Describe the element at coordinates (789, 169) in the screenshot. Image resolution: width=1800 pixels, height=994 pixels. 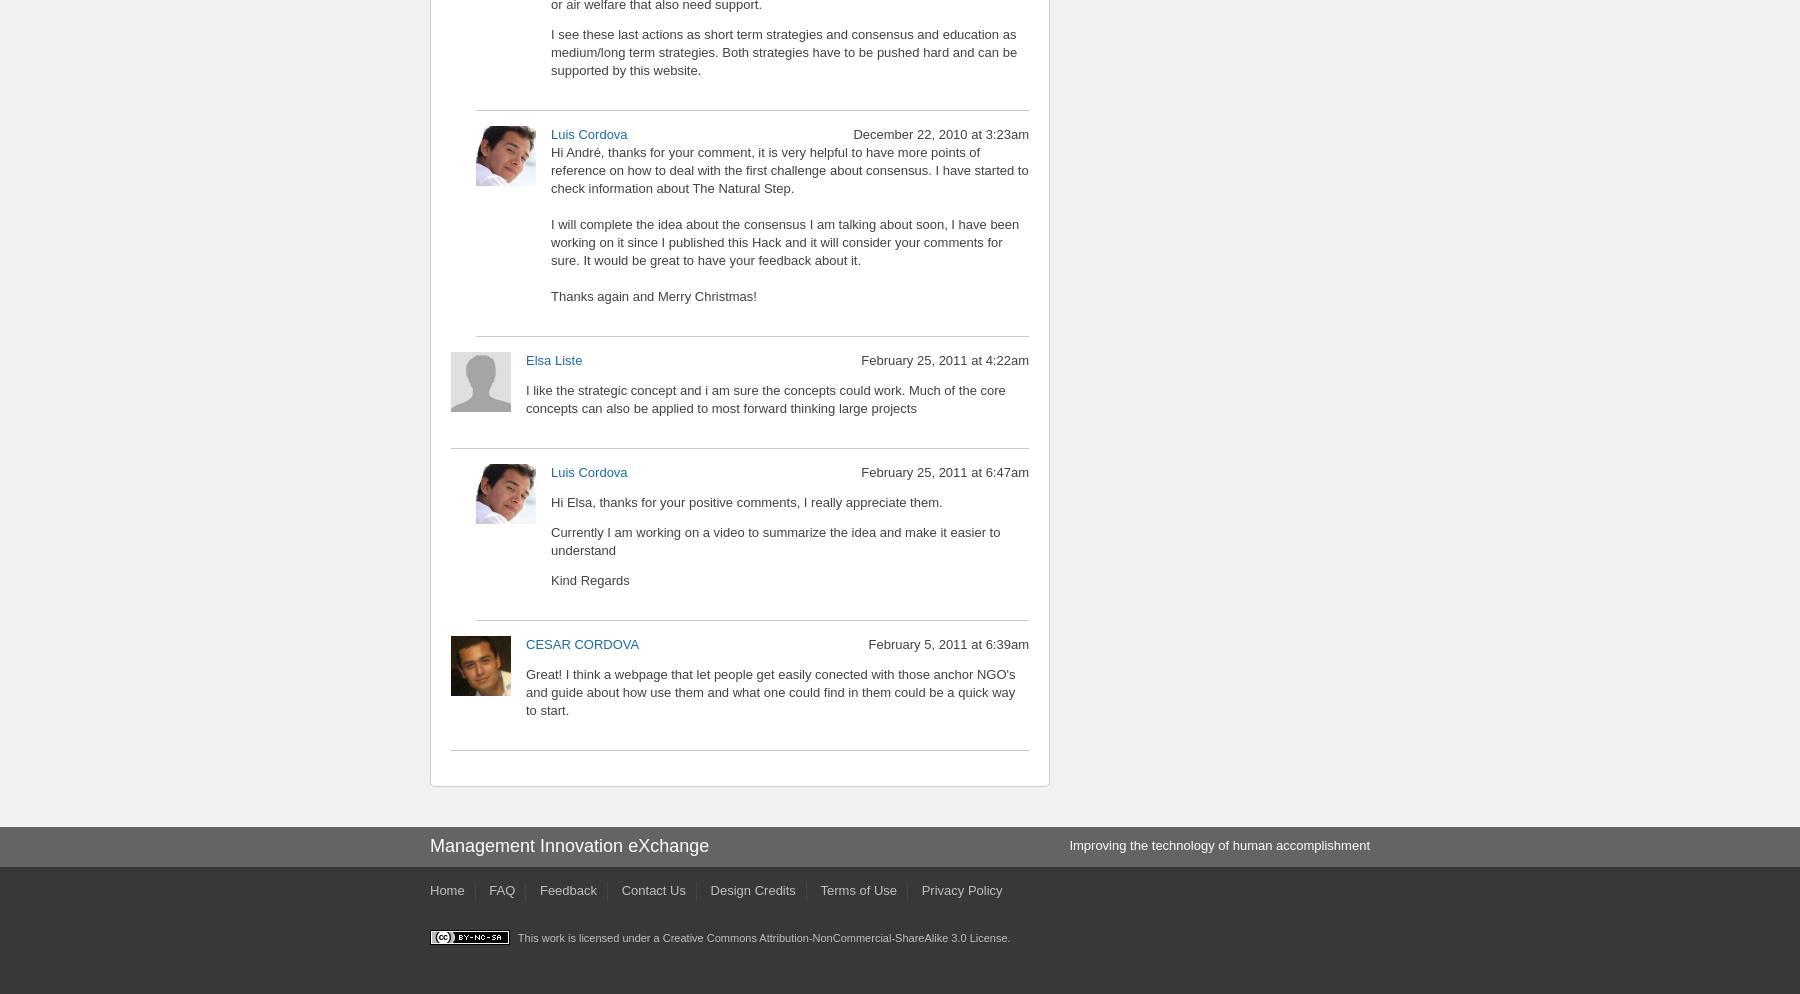
I see `'Hi André, thanks for your comment, it is very helpful to have more points of reference on how to deal with the first challenge about consensus. I have started to check information about The Natural Step.'` at that location.